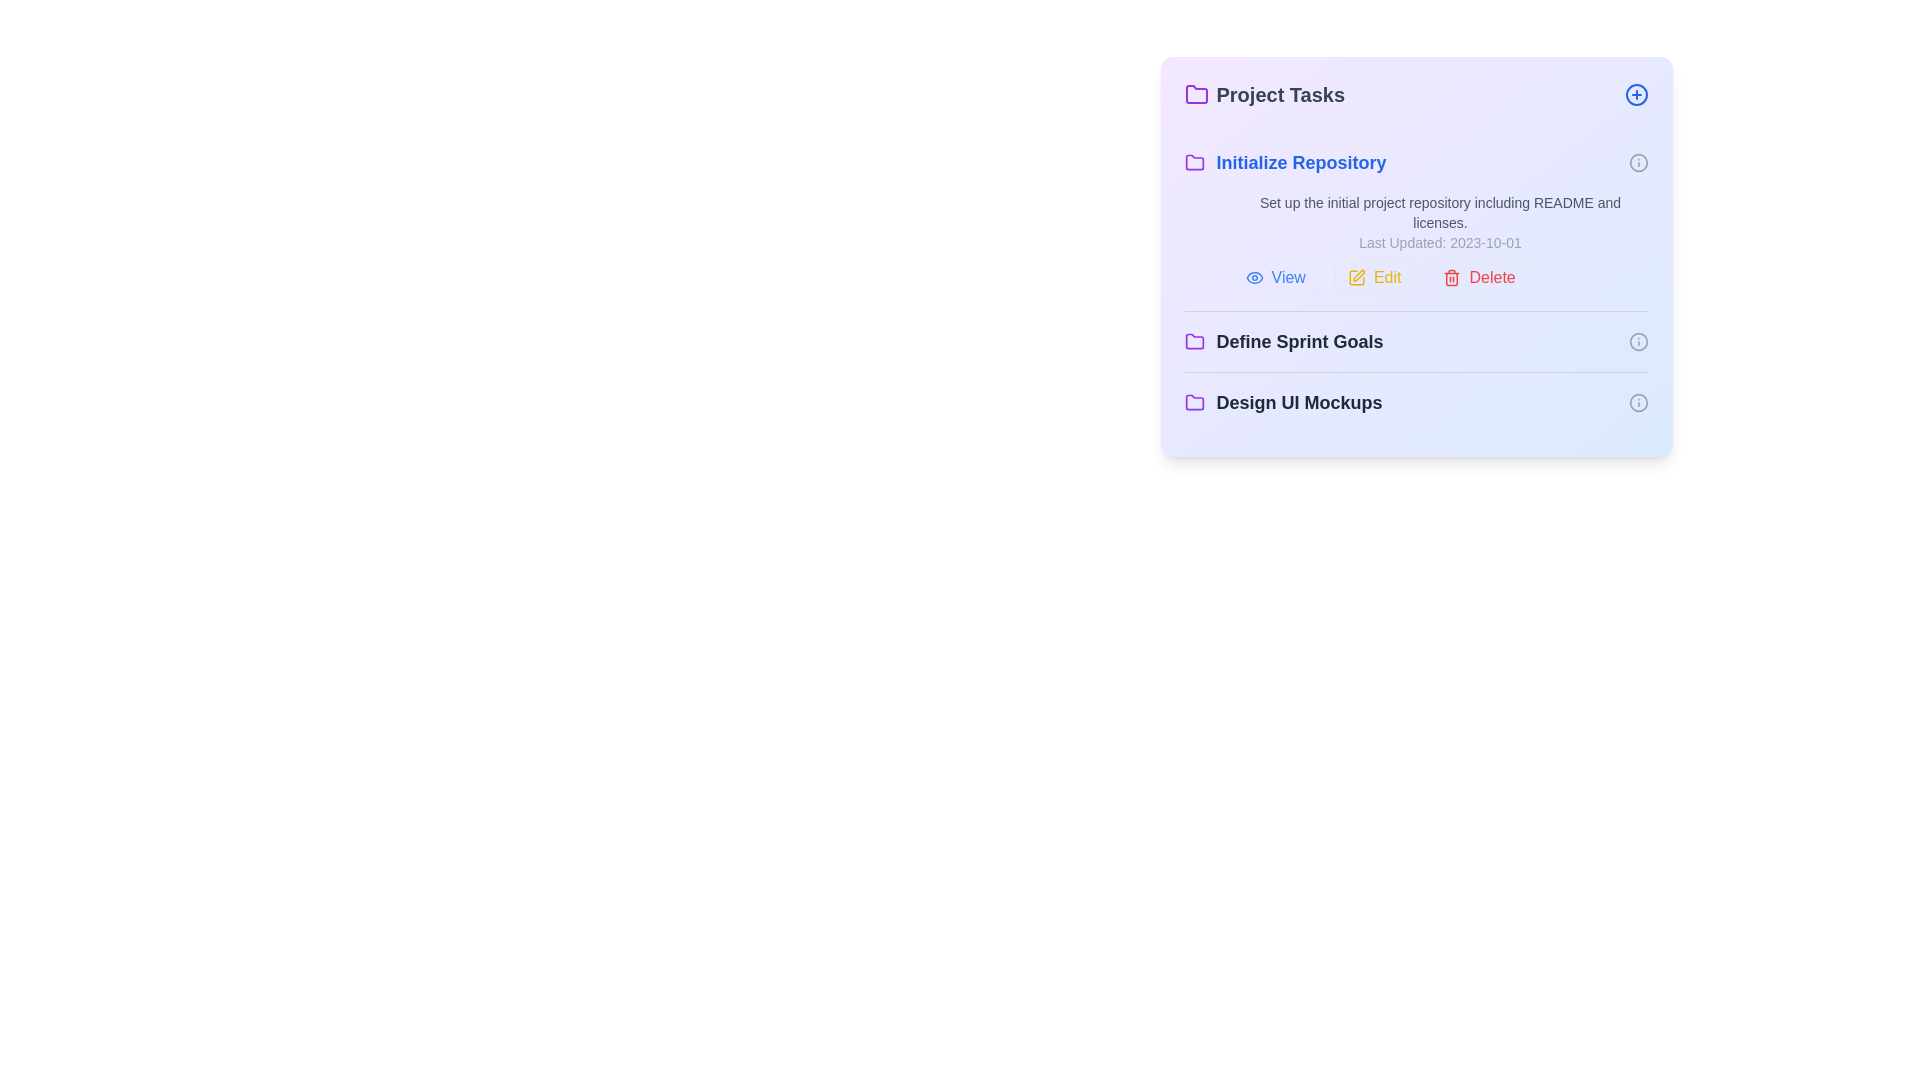 The image size is (1920, 1080). What do you see at coordinates (1440, 242) in the screenshot?
I see `the static text label displaying 'Last Updated: 2023-10-01', which is positioned above the action buttons and below the task description` at bounding box center [1440, 242].